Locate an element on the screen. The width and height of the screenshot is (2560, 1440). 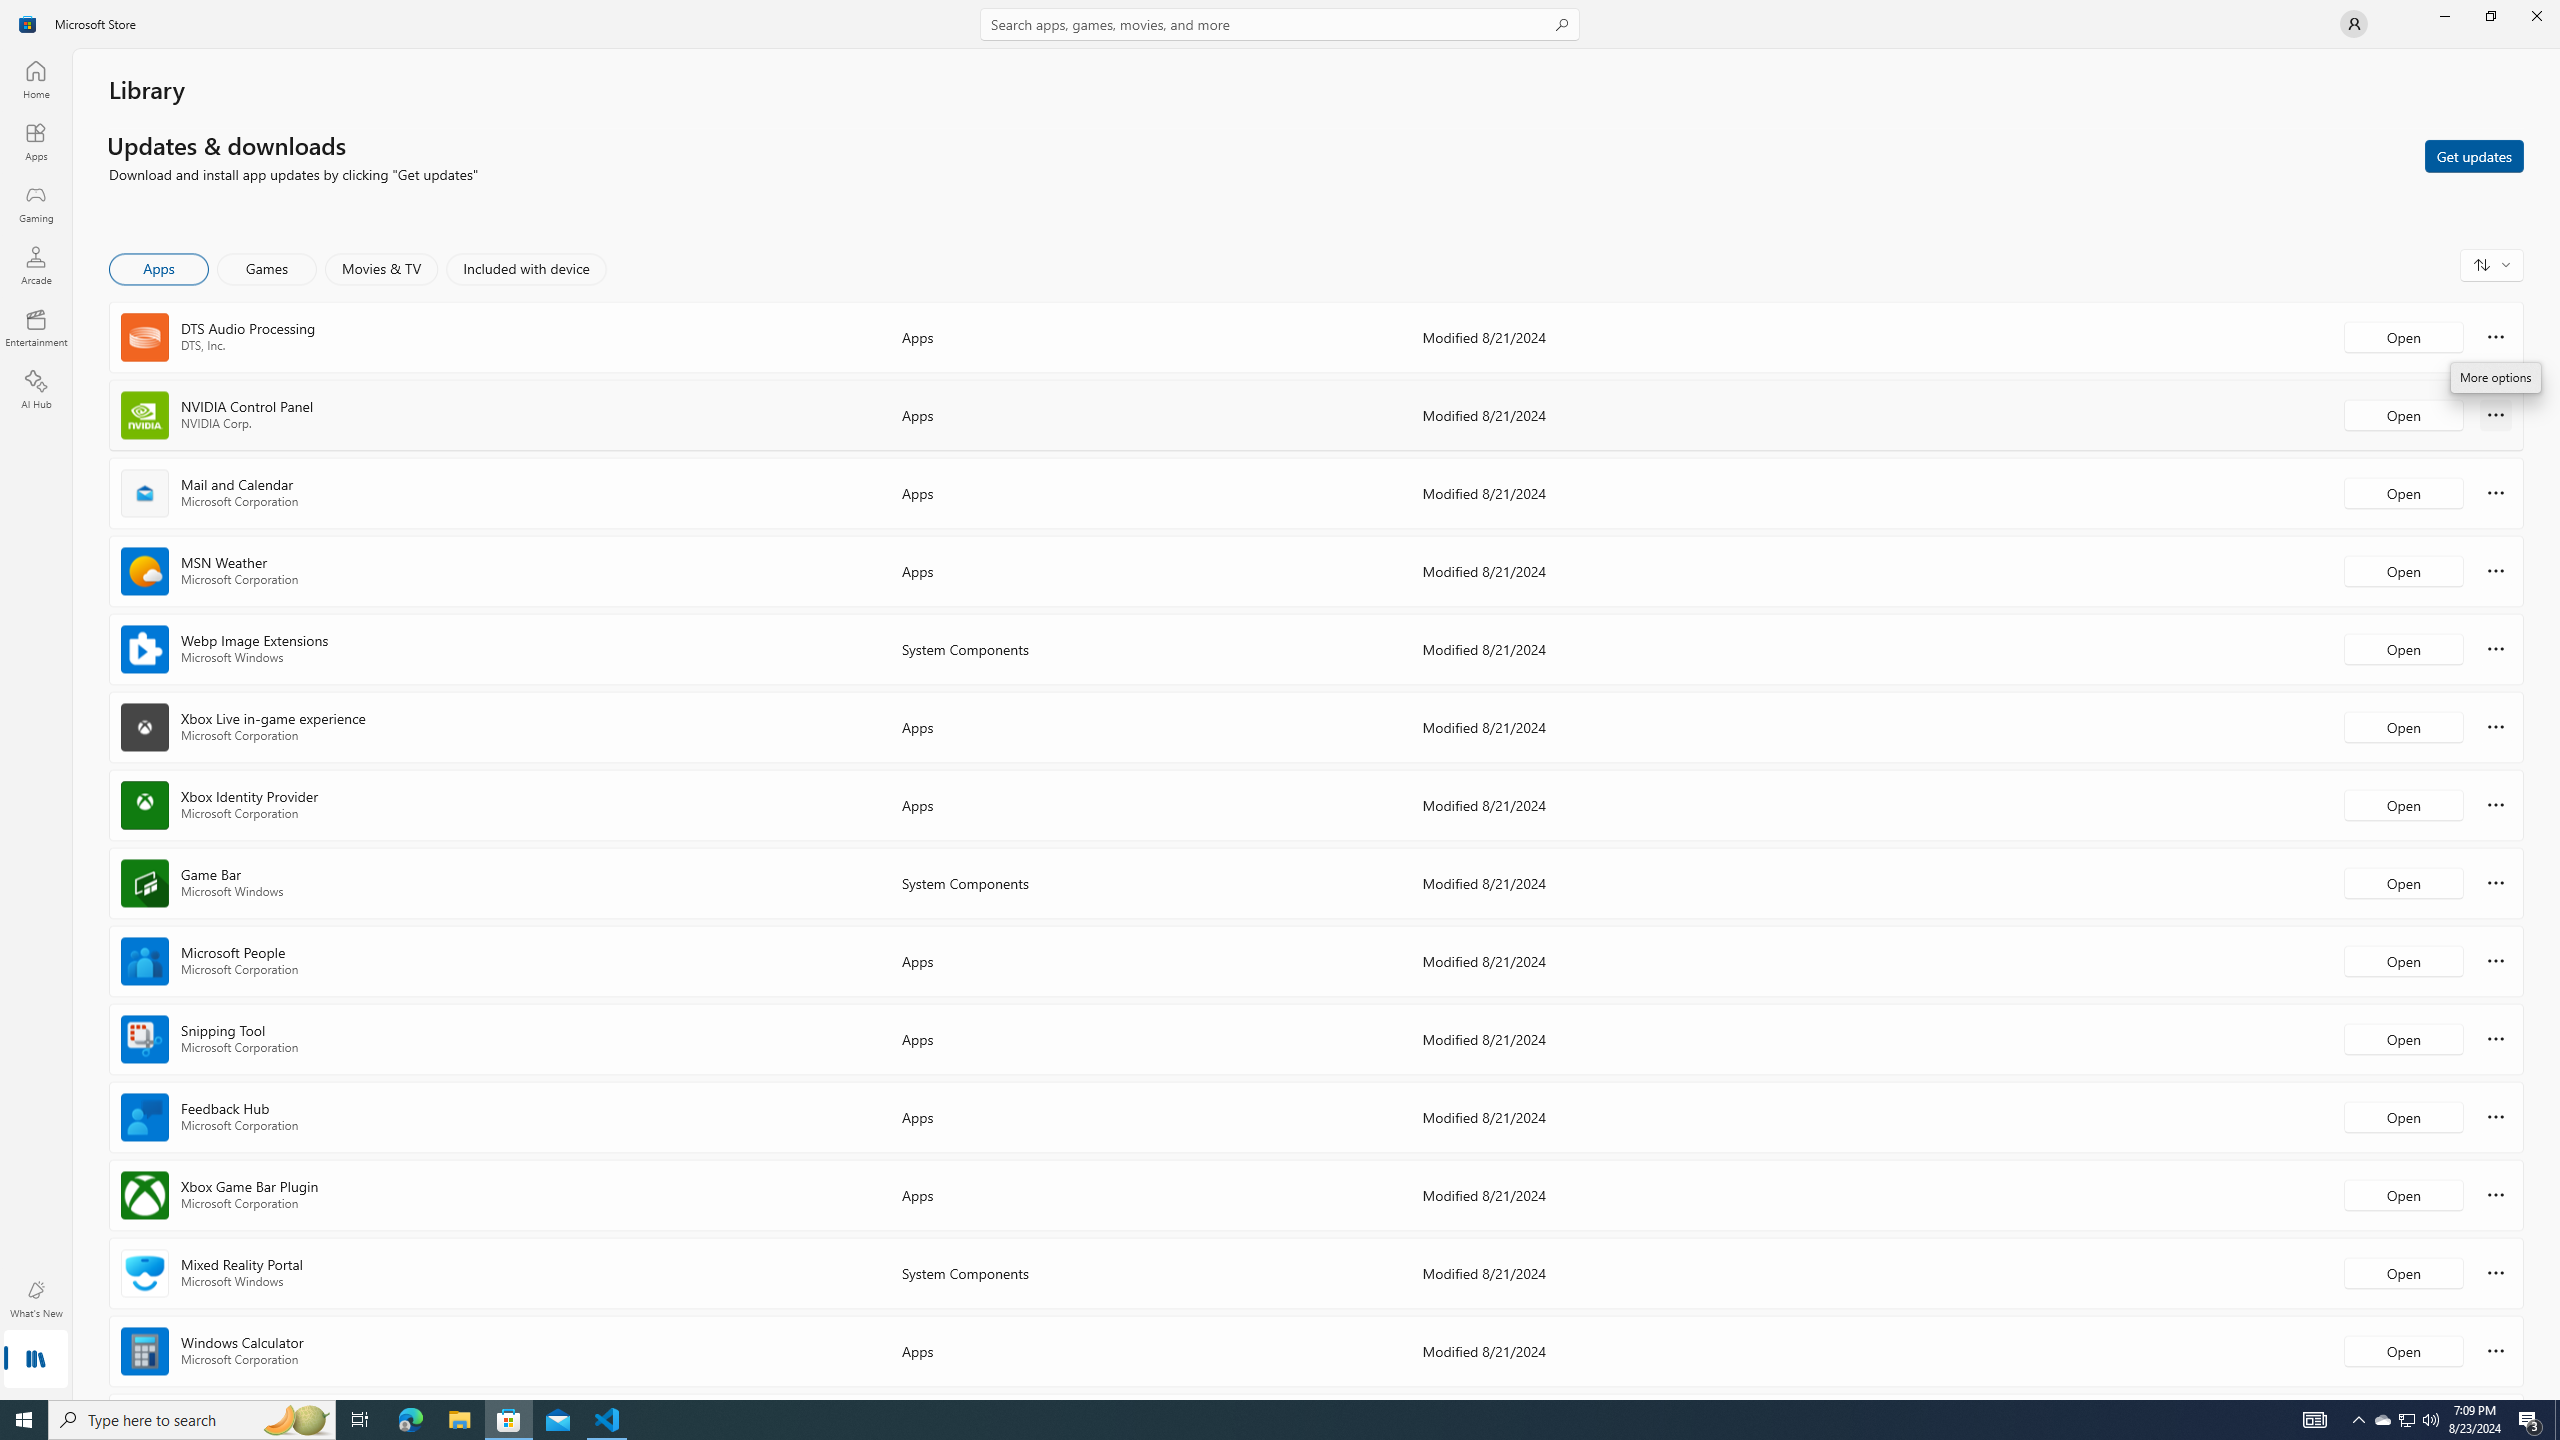
'Search' is located at coordinates (1280, 23).